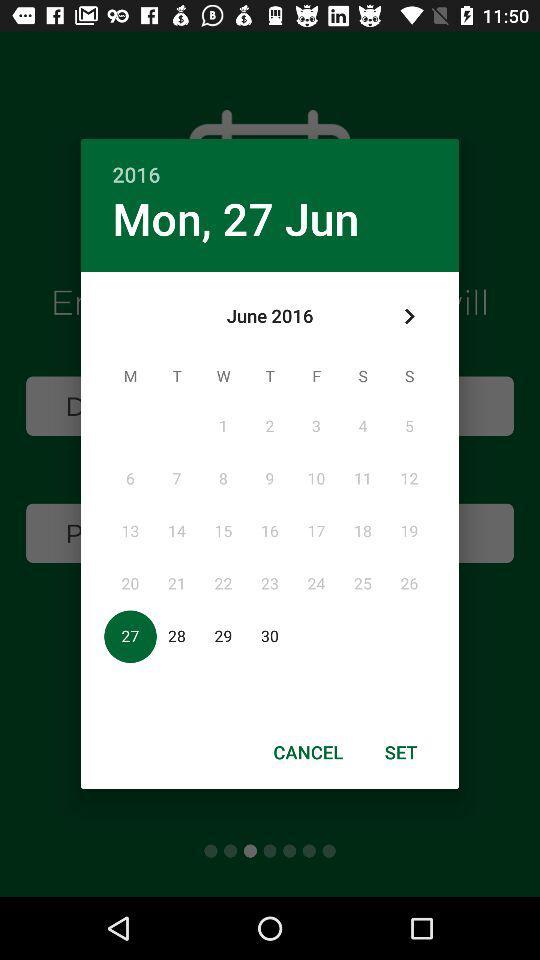 Image resolution: width=540 pixels, height=960 pixels. I want to click on the set item, so click(401, 751).